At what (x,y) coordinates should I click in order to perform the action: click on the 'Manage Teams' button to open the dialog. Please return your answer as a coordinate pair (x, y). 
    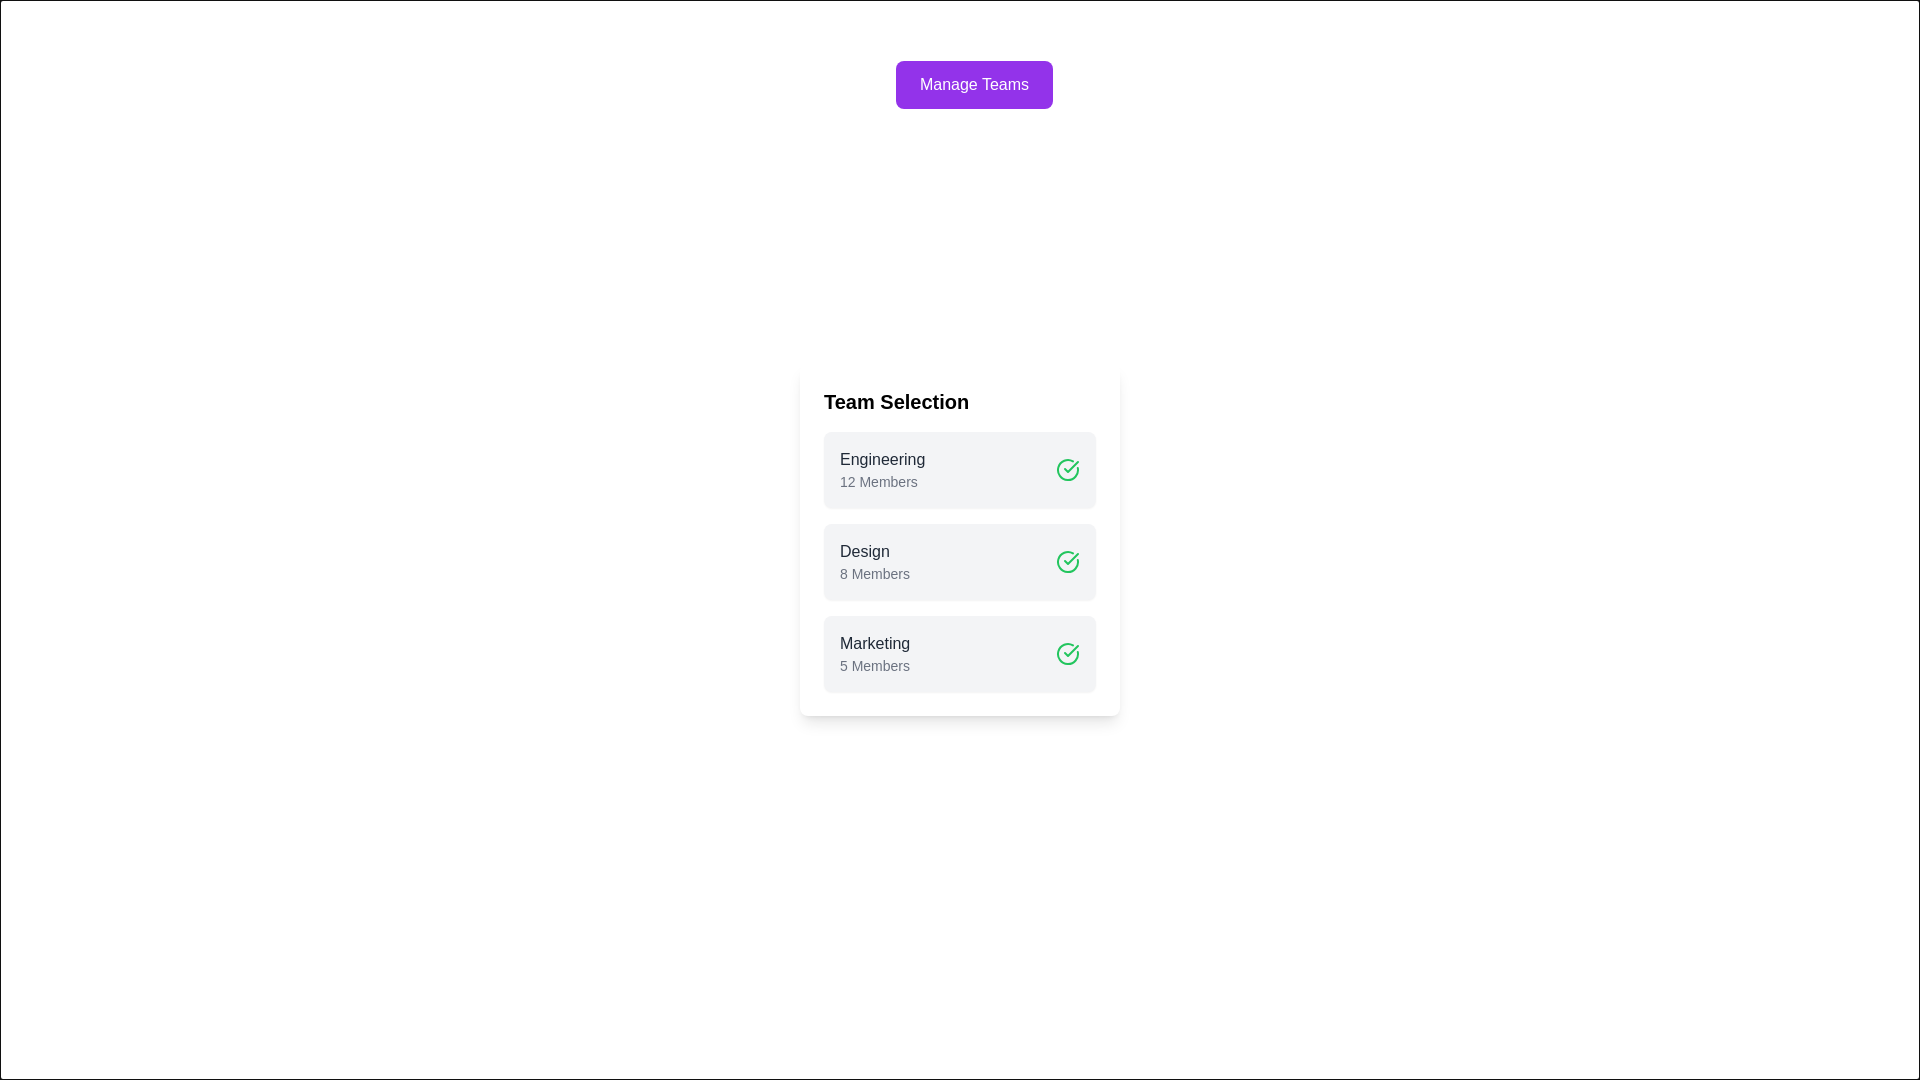
    Looking at the image, I should click on (974, 83).